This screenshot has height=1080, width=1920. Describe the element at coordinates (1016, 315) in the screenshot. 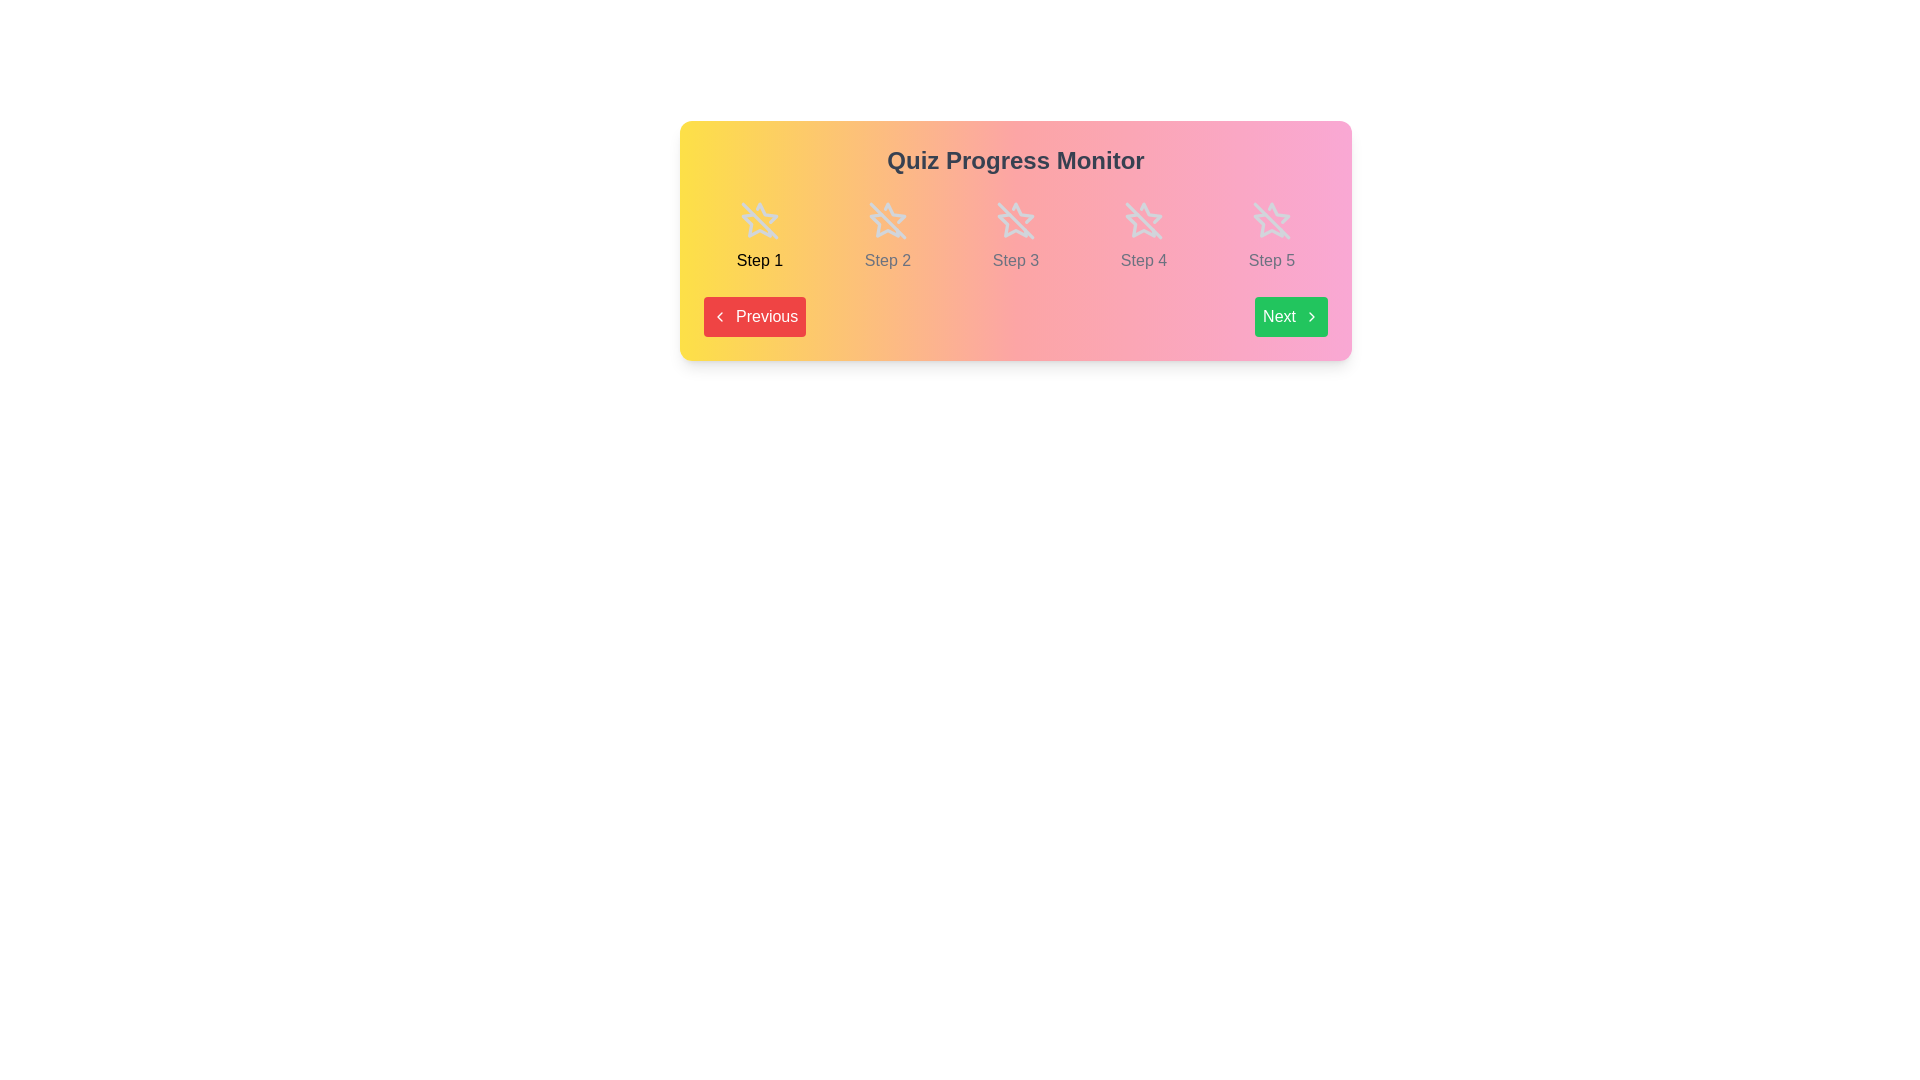

I see `the Navigation control bar with buttons that allows users to navigate through the quiz steps` at that location.